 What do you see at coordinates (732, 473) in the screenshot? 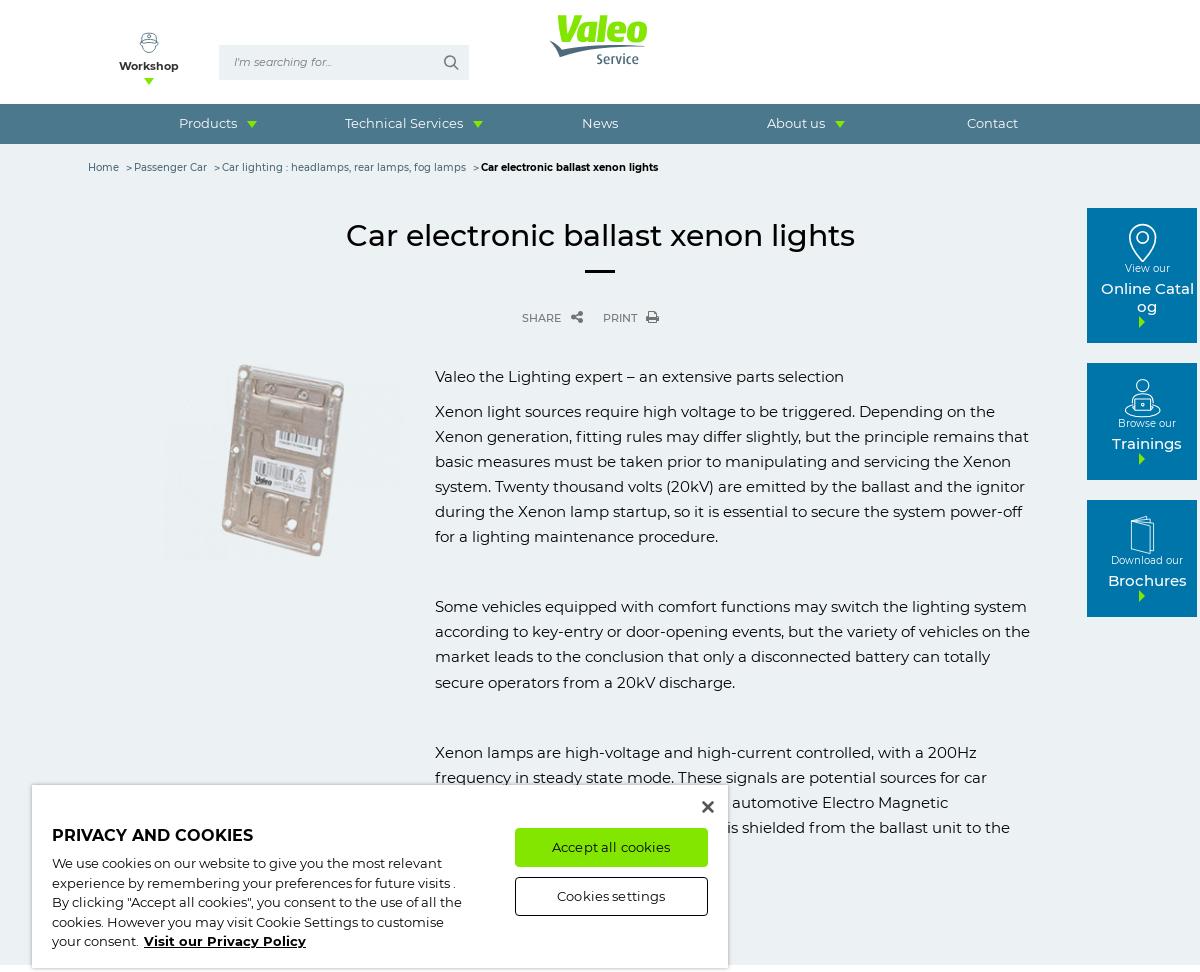
I see `'Xenon light sources require high voltage to be triggered. Depending on the Xenon generation, fitting rules may differ slightly, but the principle remains that basic measures must be taken prior to manipulating and servicing the Xenon system. Twenty thousand volts (20kV) are emitted by the ballast and the ignitor during the Xenon lamp startup, so it is essential to secure the system power-off for a lighting maintenance procedure.'` at bounding box center [732, 473].